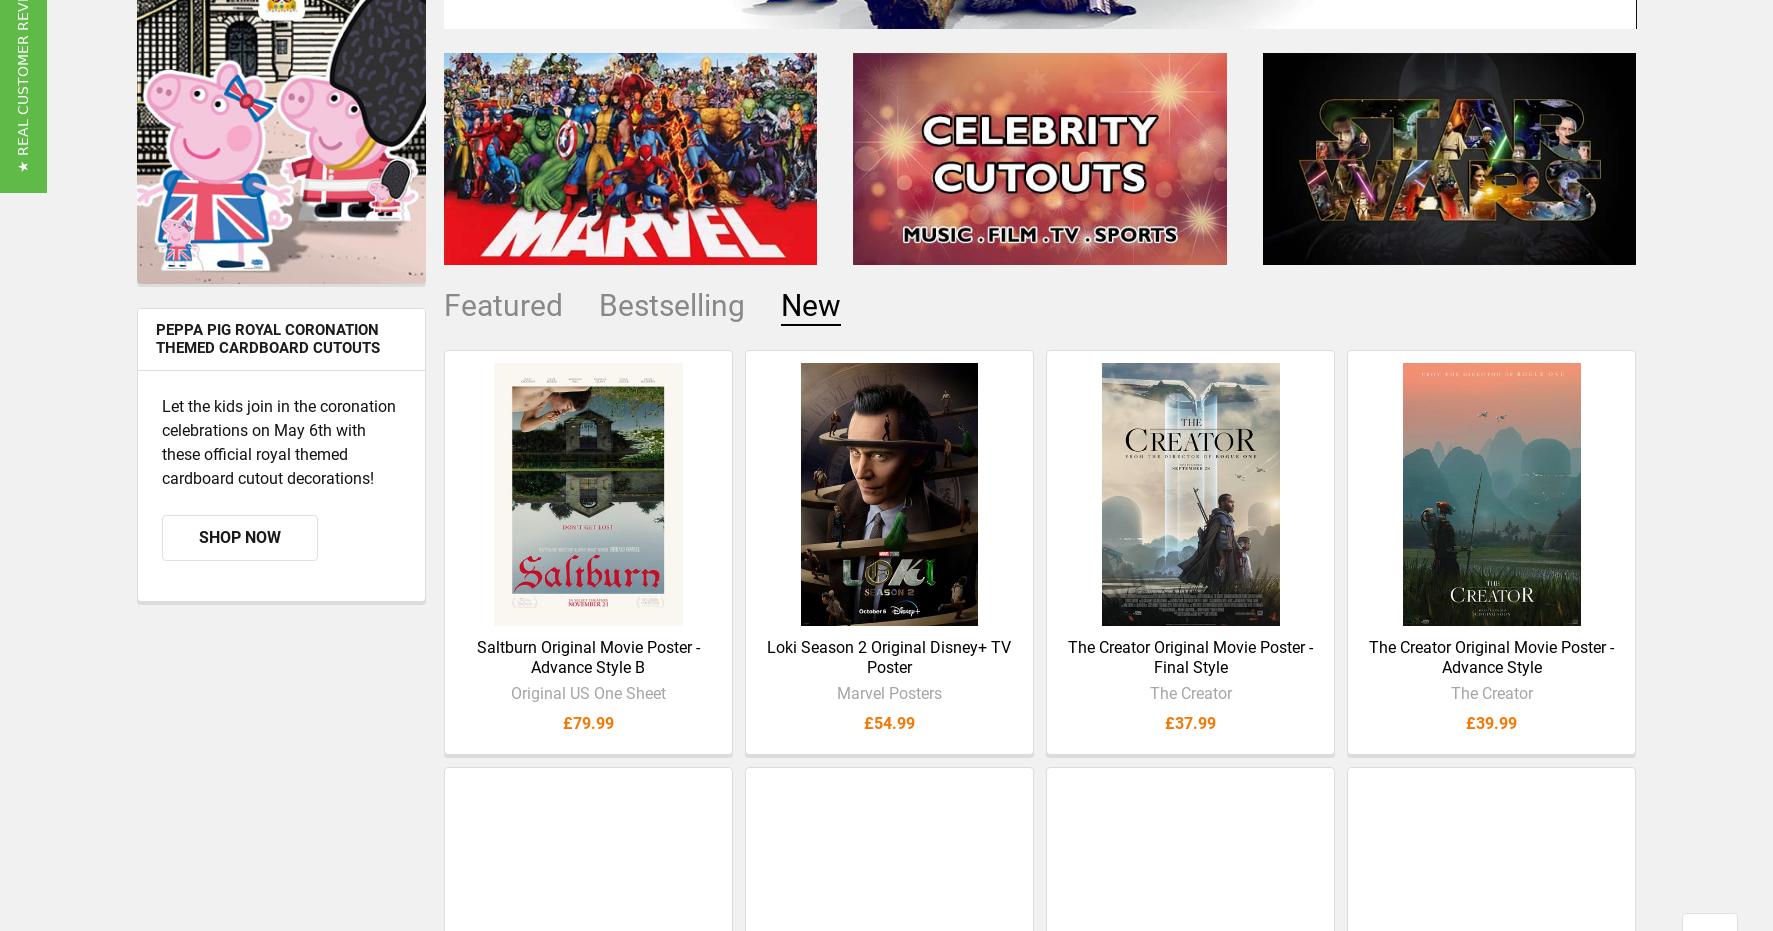 Image resolution: width=1773 pixels, height=931 pixels. What do you see at coordinates (766, 672) in the screenshot?
I see `'Loki Season 2 Original Disney+ TV Poster'` at bounding box center [766, 672].